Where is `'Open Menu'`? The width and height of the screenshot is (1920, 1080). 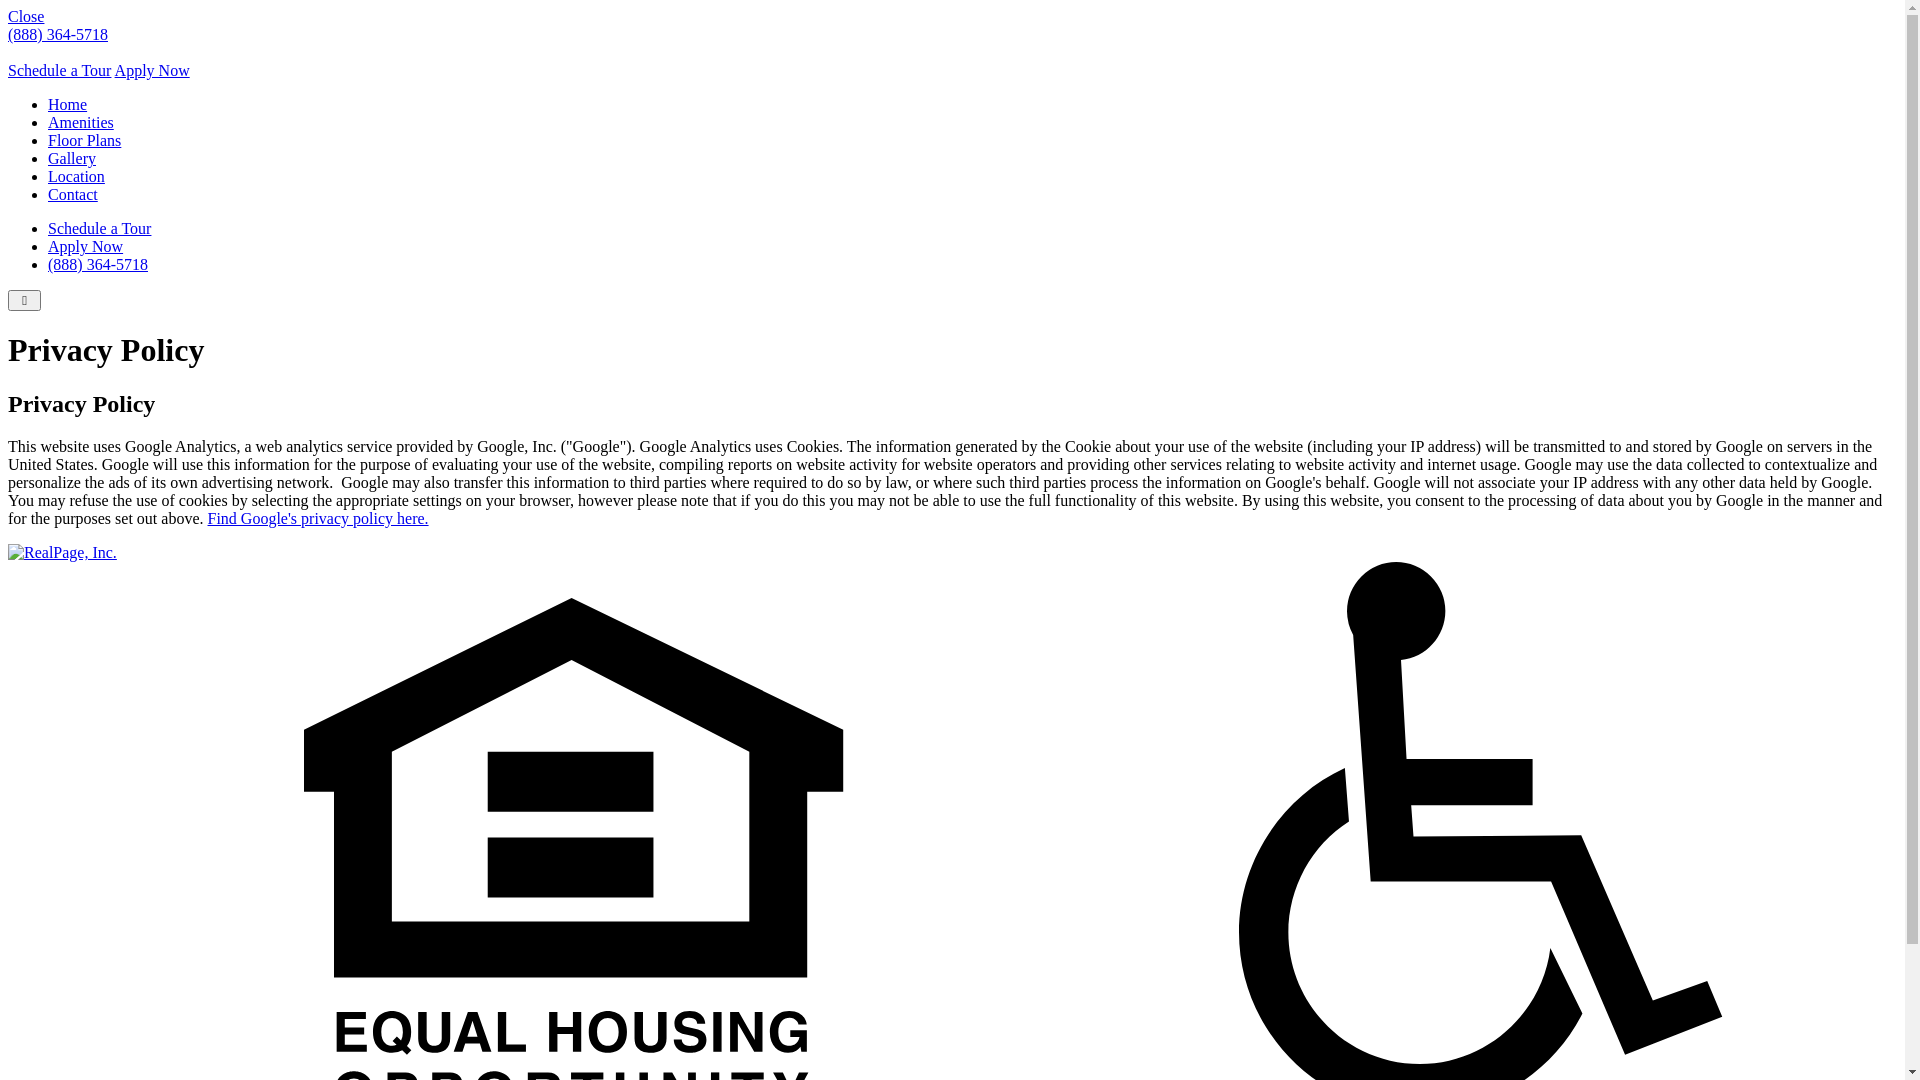 'Open Menu' is located at coordinates (24, 300).